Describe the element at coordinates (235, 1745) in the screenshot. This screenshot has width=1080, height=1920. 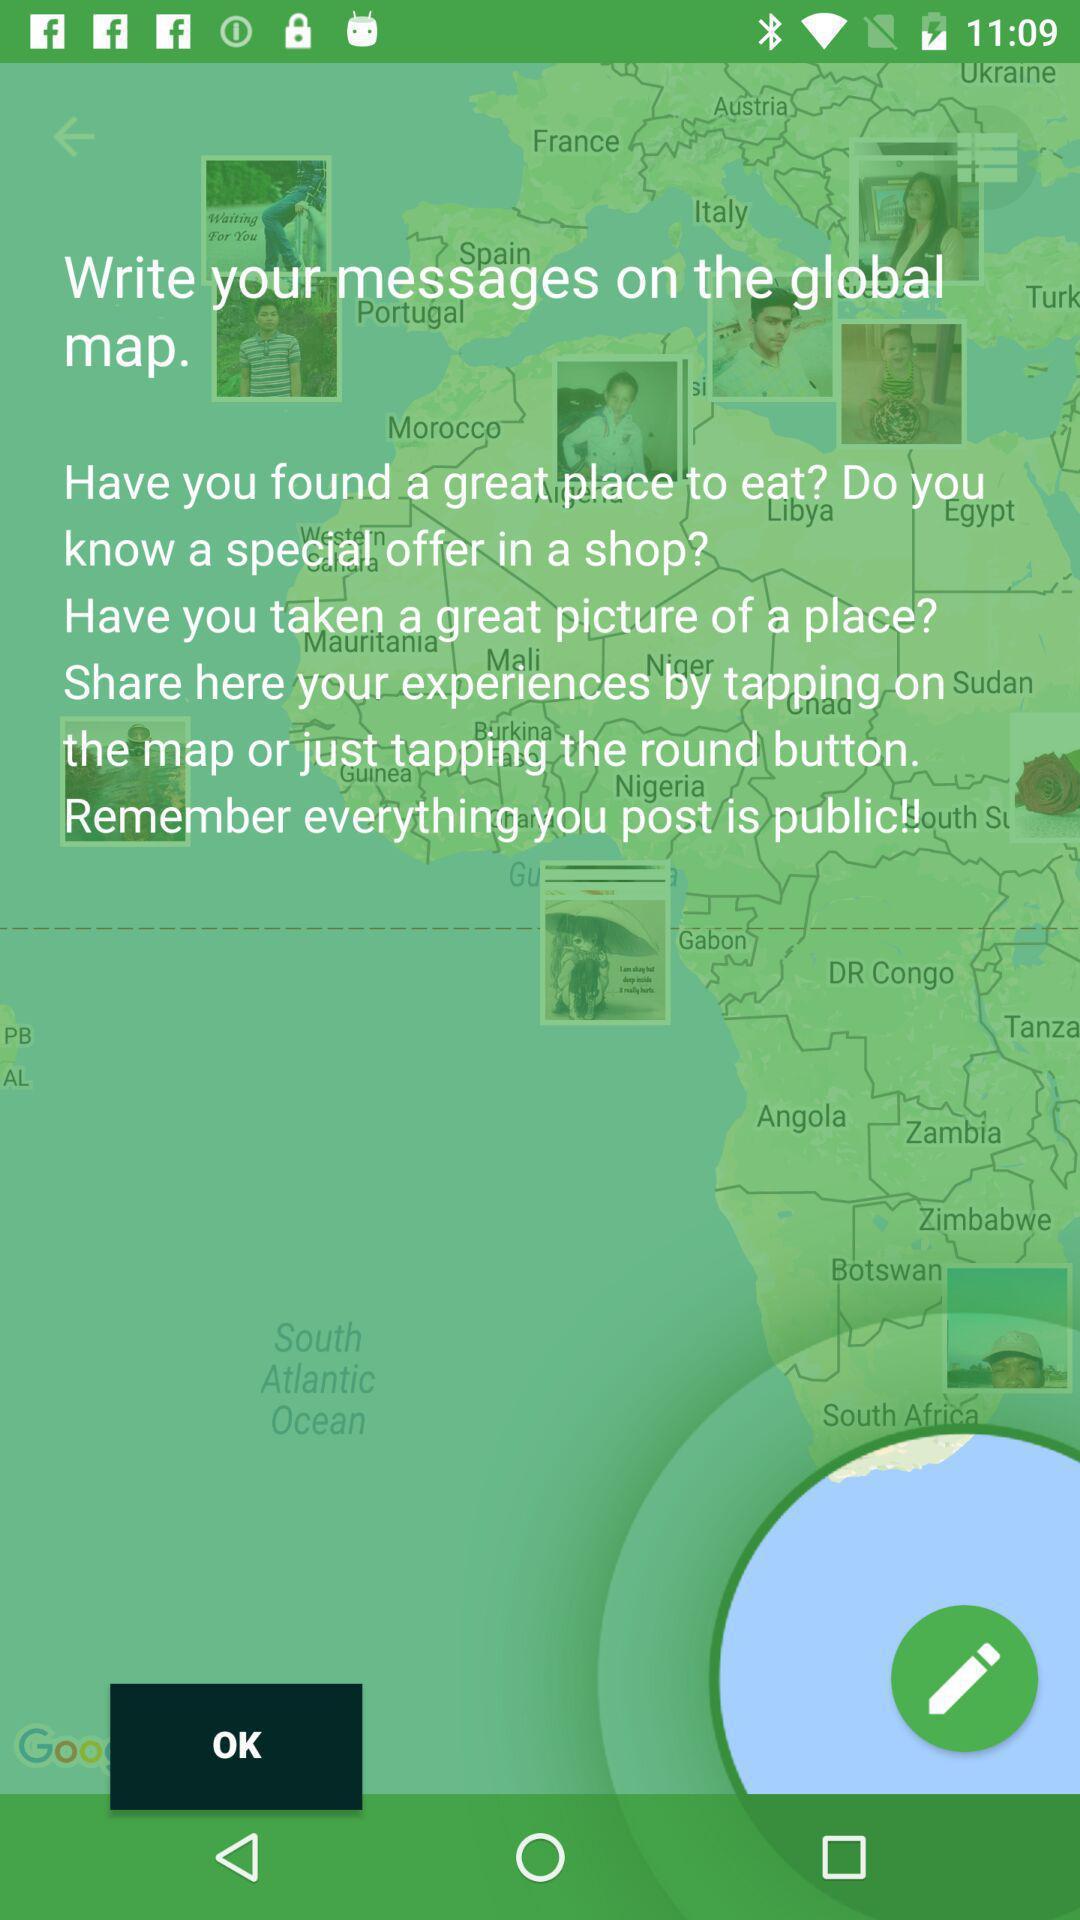
I see `the ok` at that location.